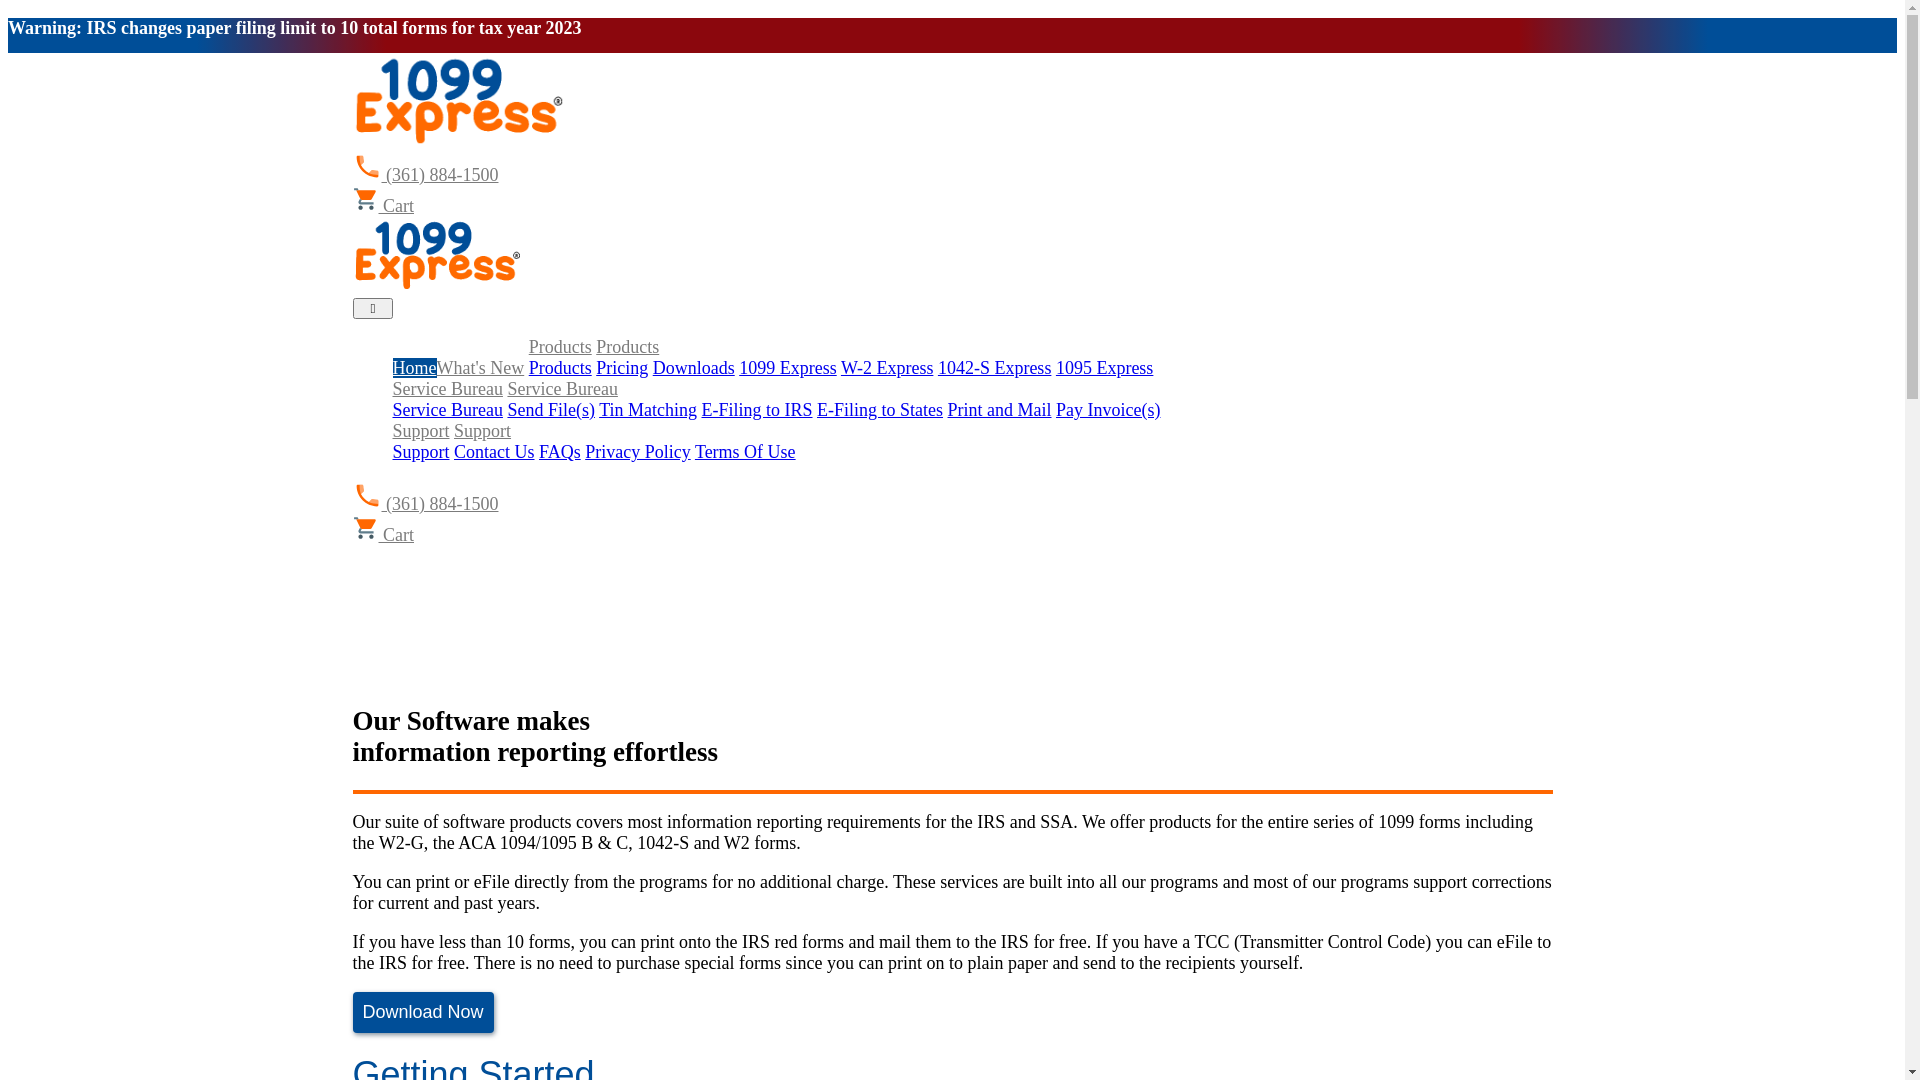 Image resolution: width=1920 pixels, height=1080 pixels. What do you see at coordinates (435, 367) in the screenshot?
I see `'What's New'` at bounding box center [435, 367].